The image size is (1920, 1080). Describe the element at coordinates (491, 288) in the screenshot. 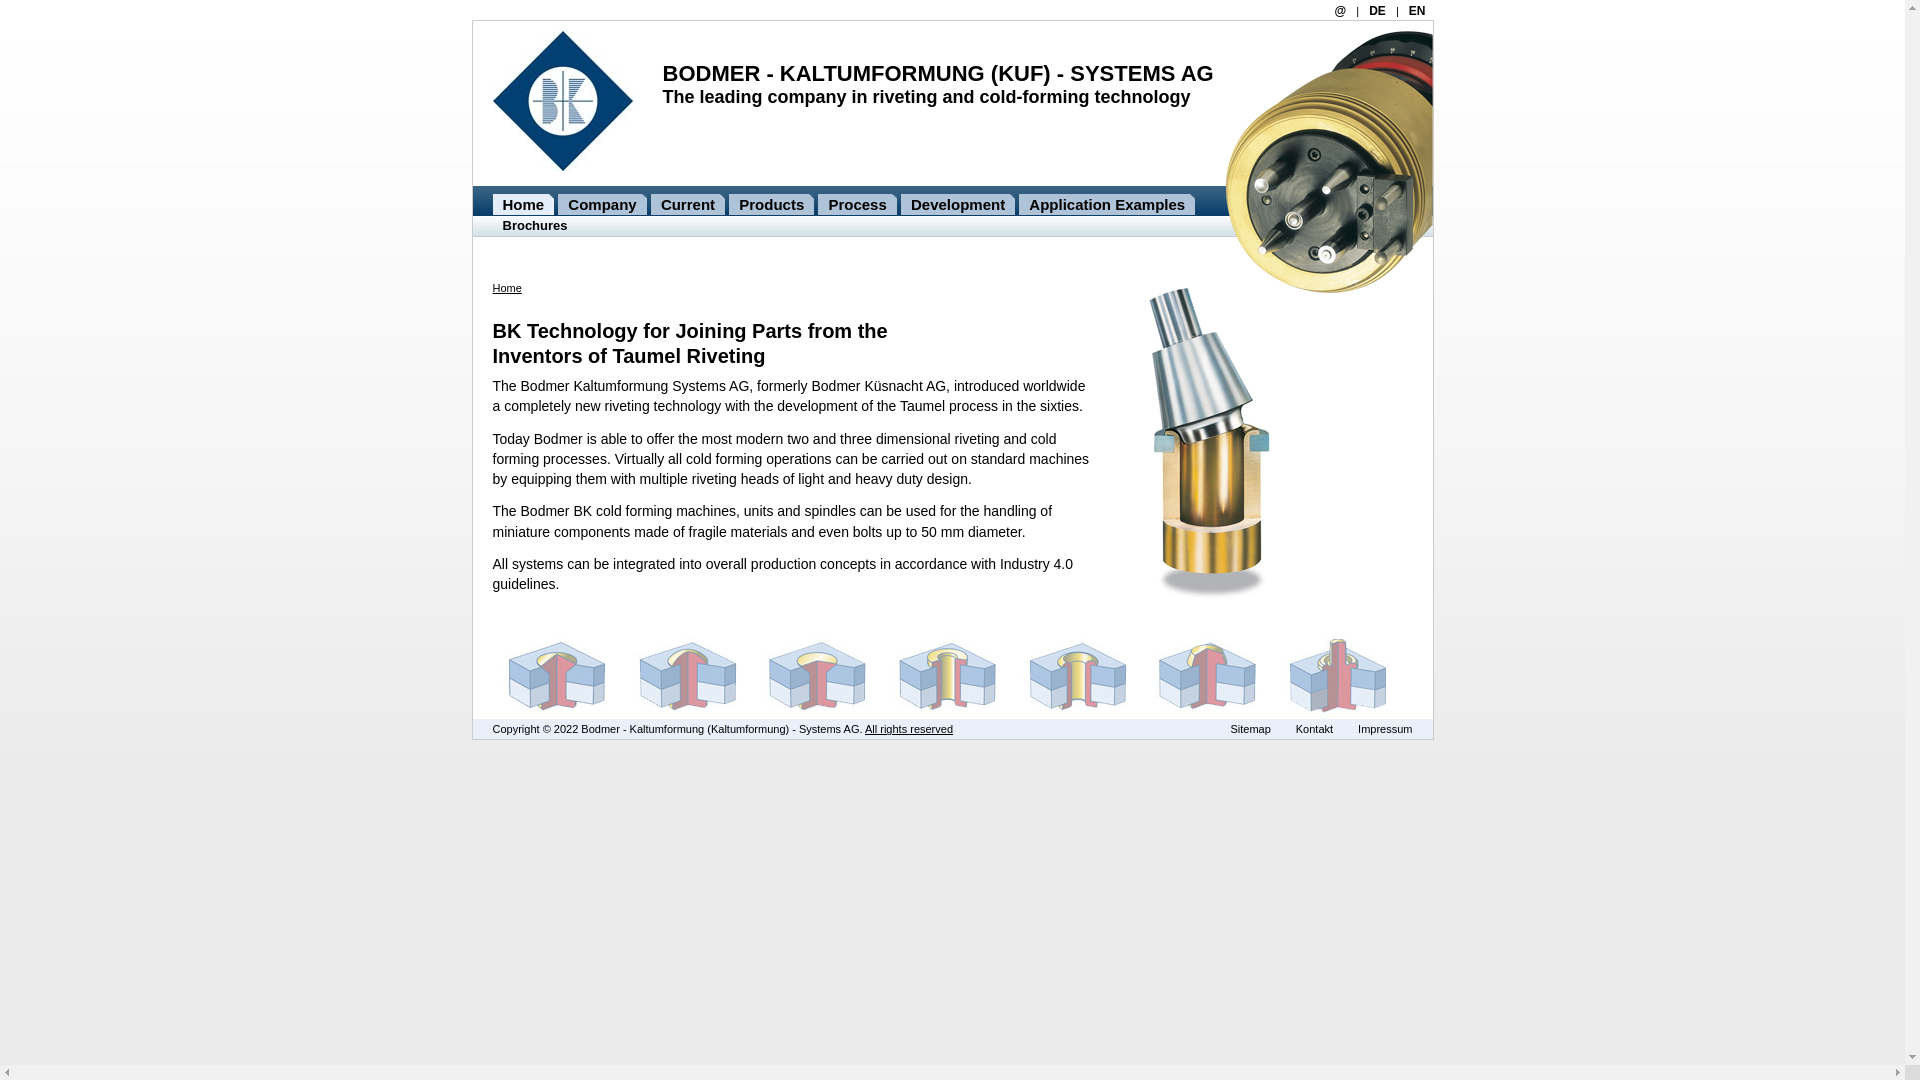

I see `'Home'` at that location.